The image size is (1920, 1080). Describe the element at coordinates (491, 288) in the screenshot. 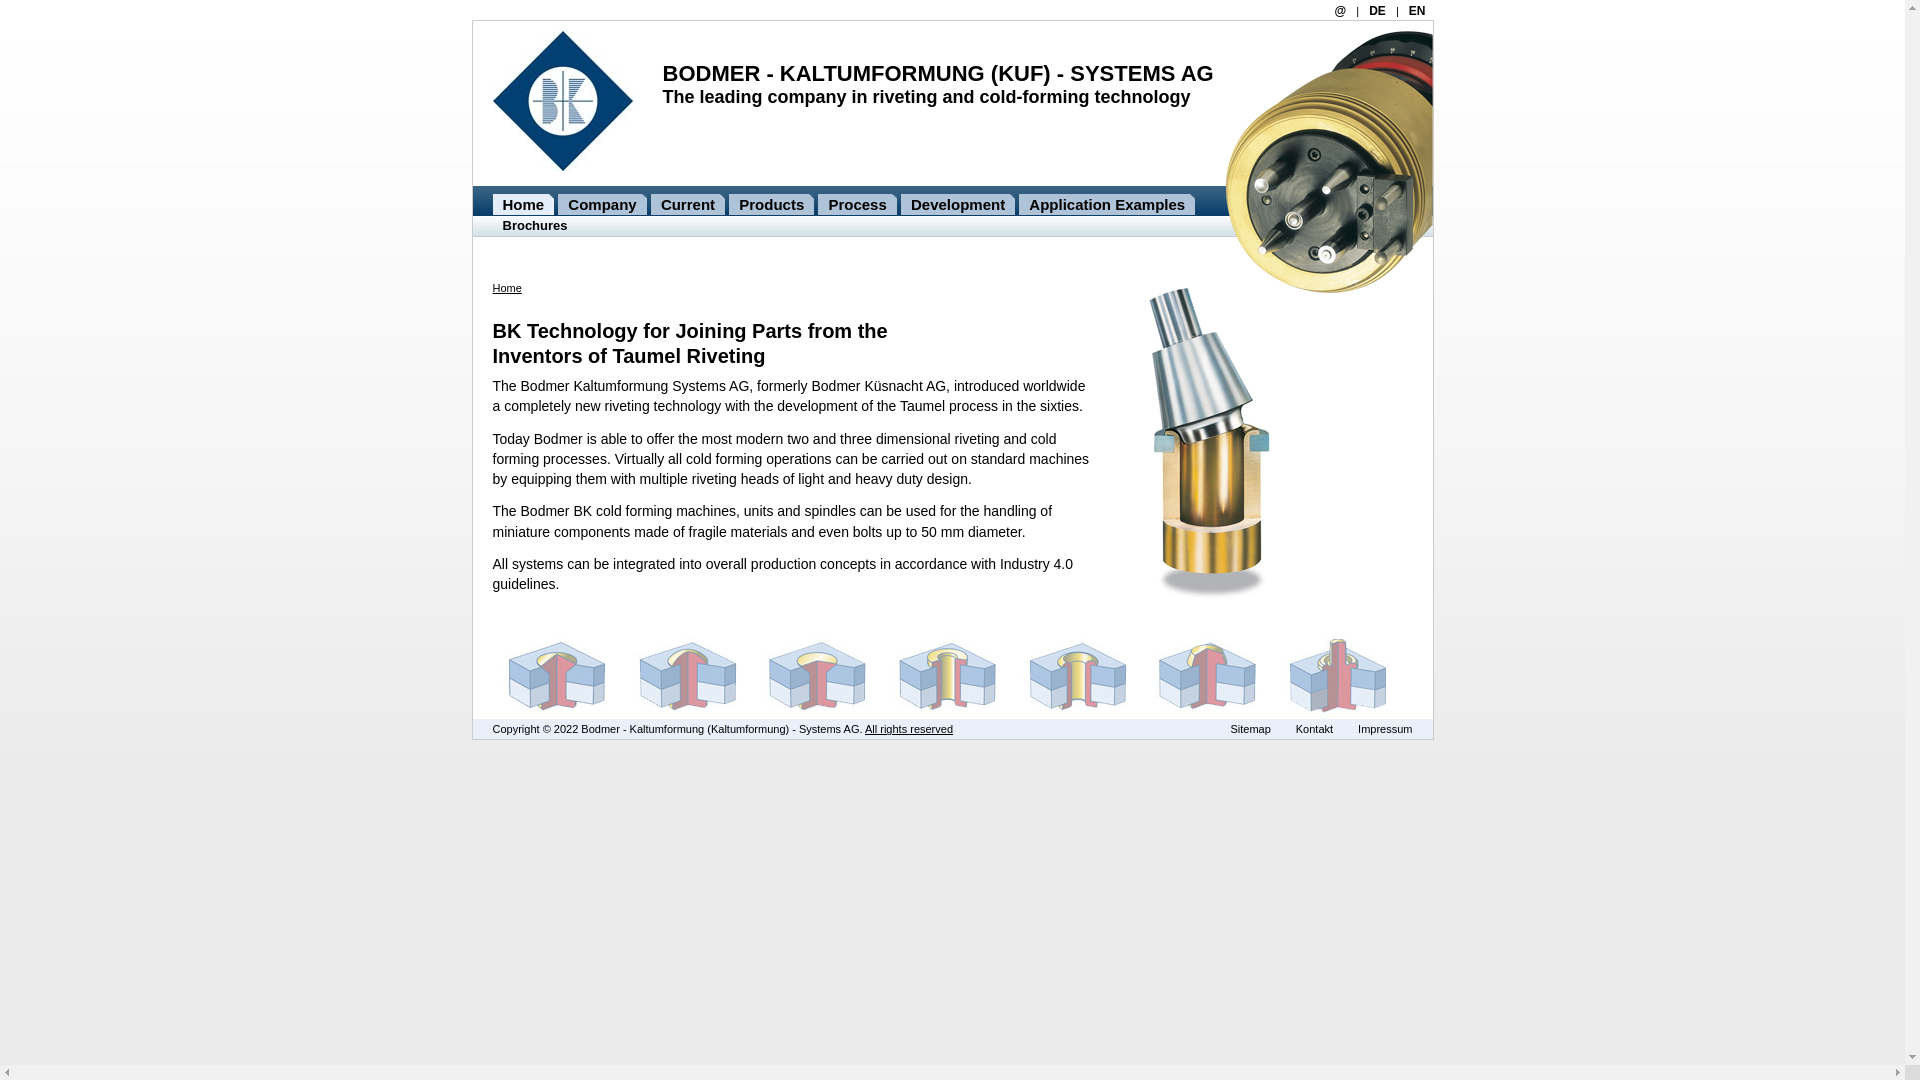

I see `'Home'` at that location.